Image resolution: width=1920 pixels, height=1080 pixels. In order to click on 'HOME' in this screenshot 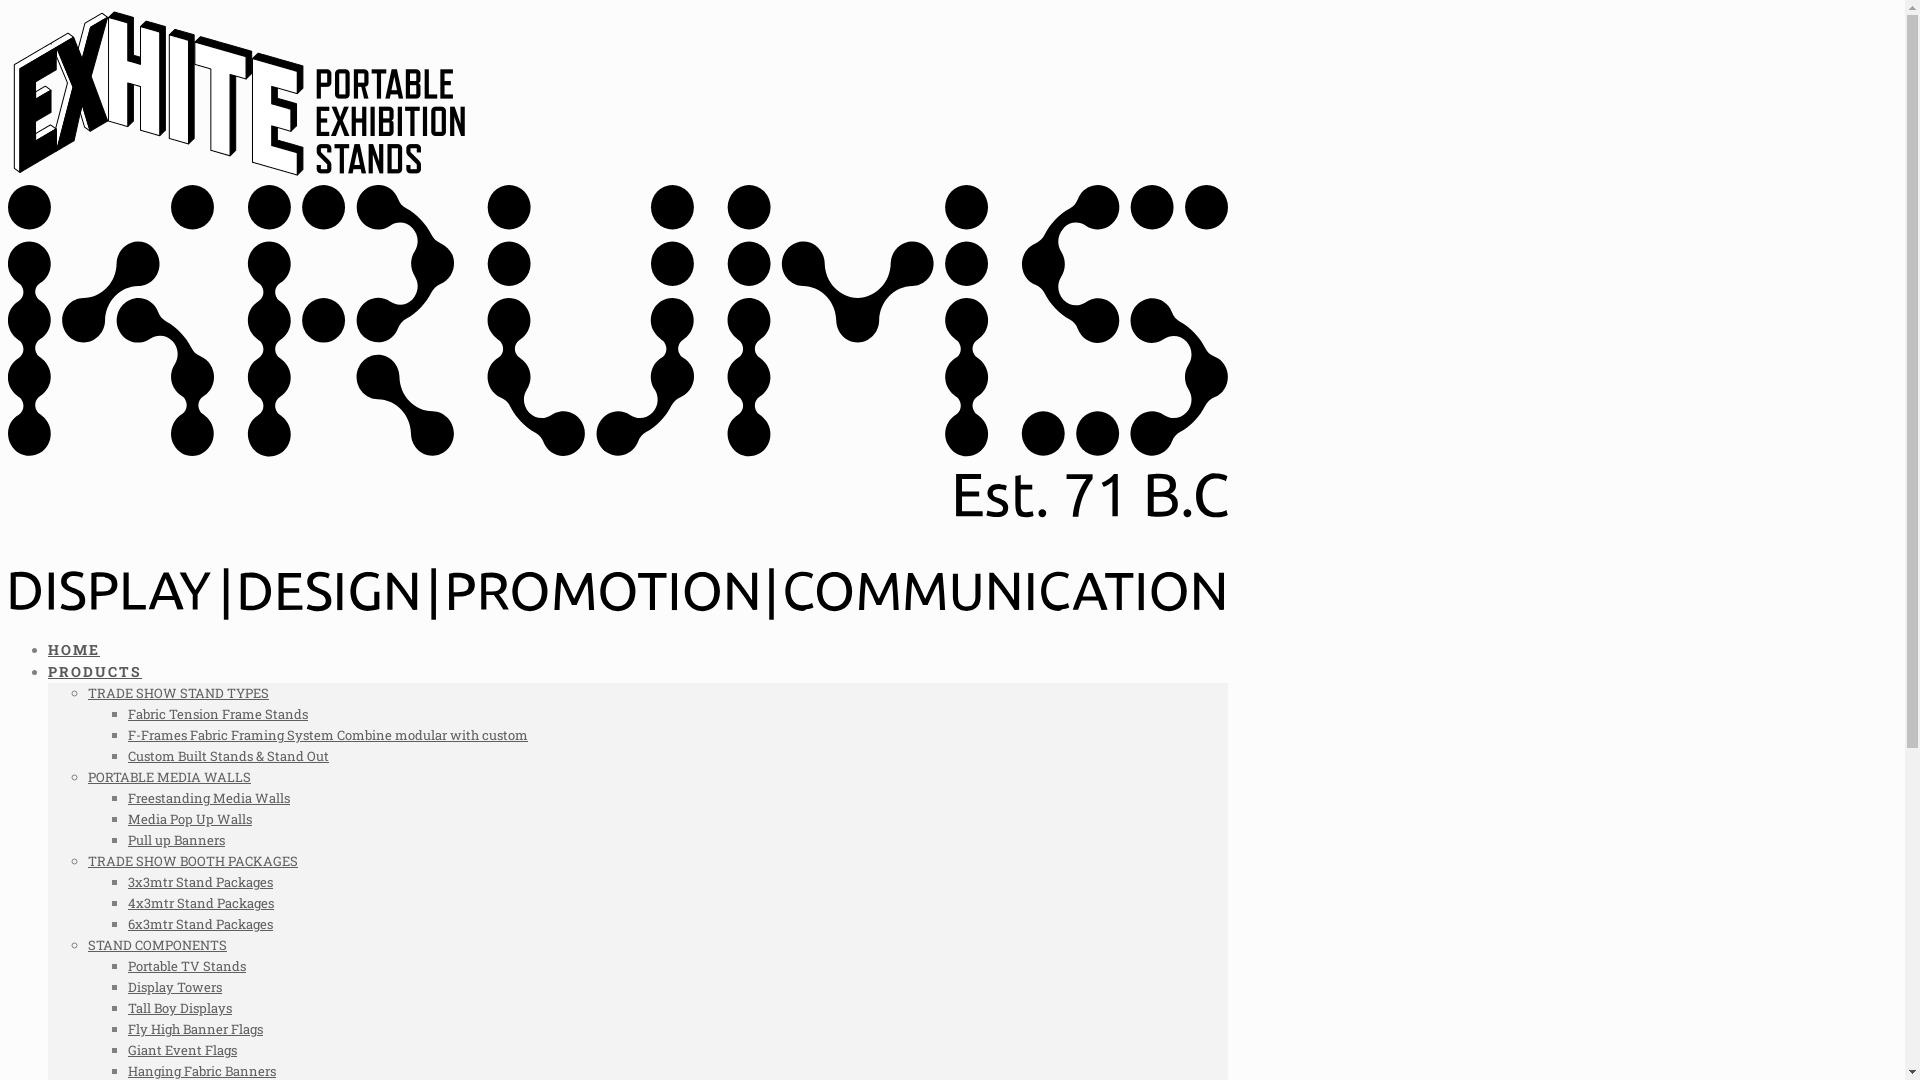, I will do `click(73, 649)`.